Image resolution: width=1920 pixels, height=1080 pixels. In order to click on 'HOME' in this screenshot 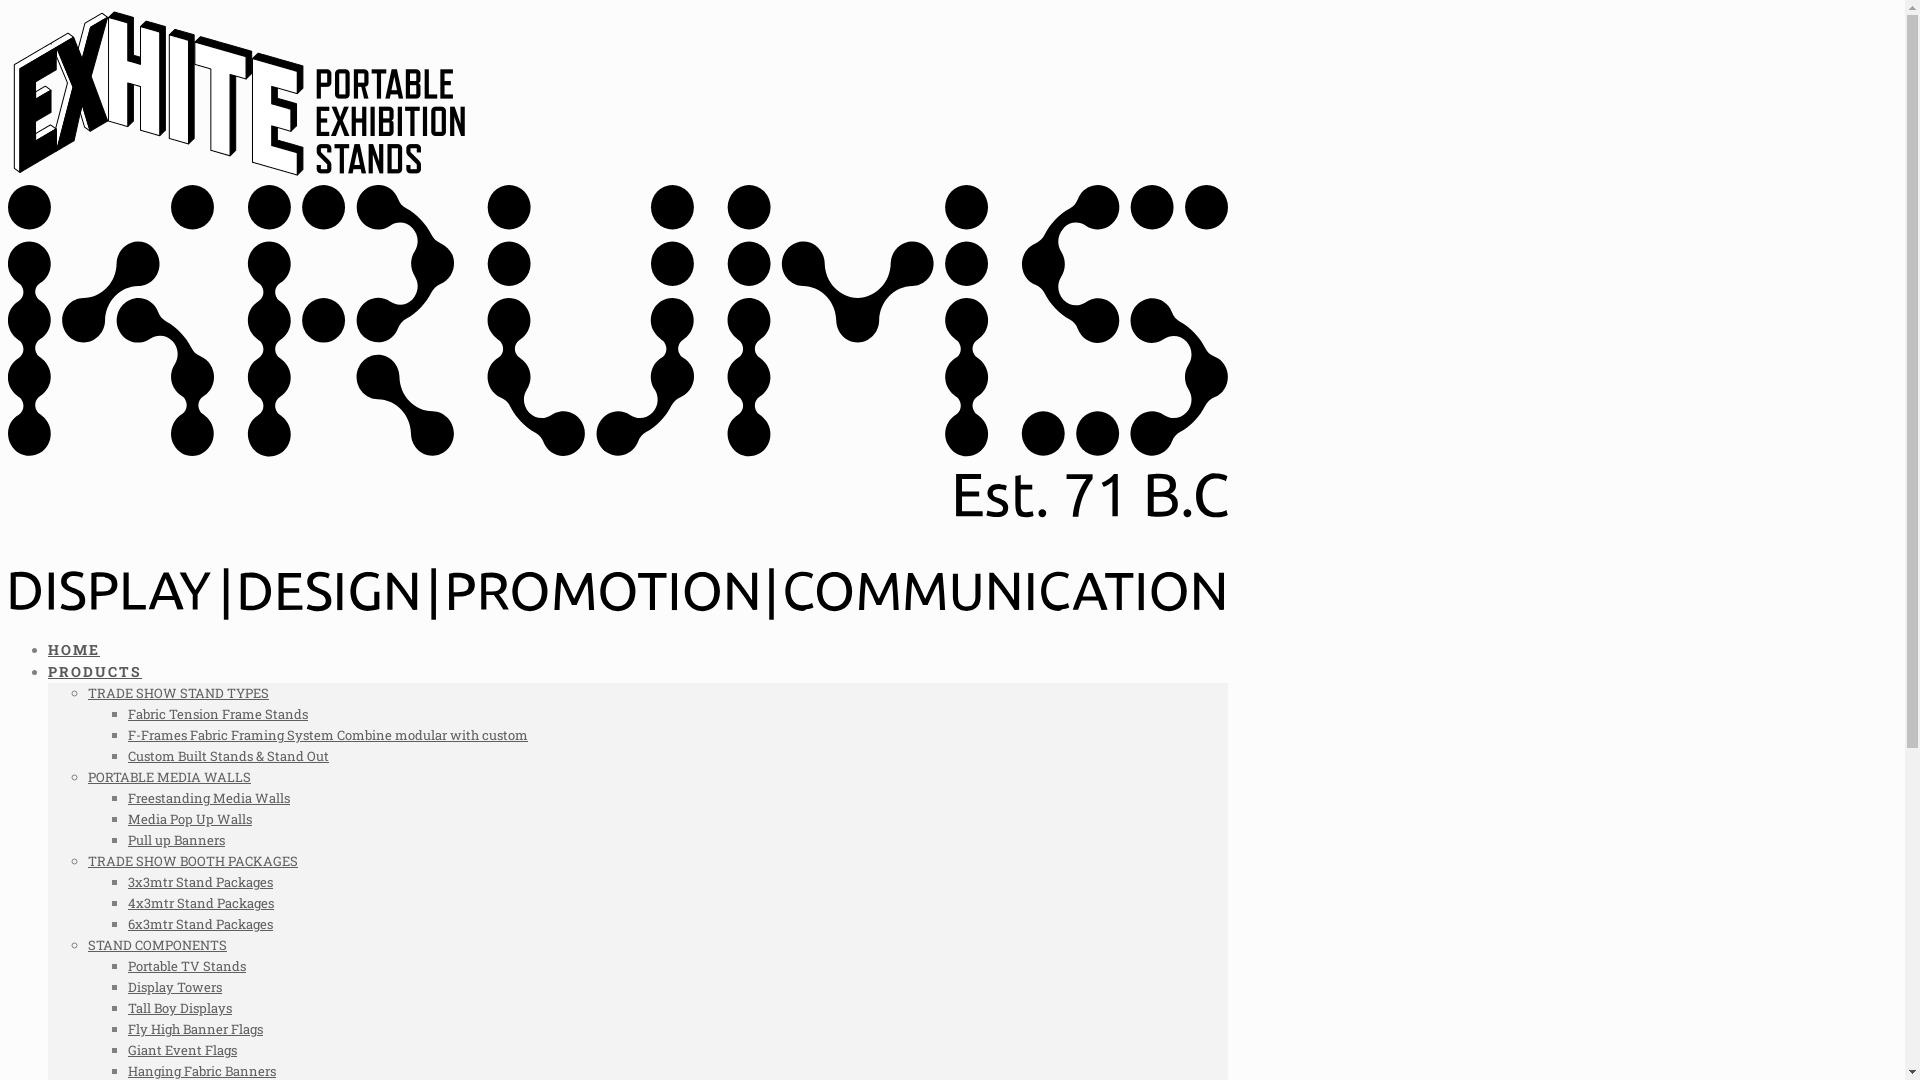, I will do `click(73, 649)`.